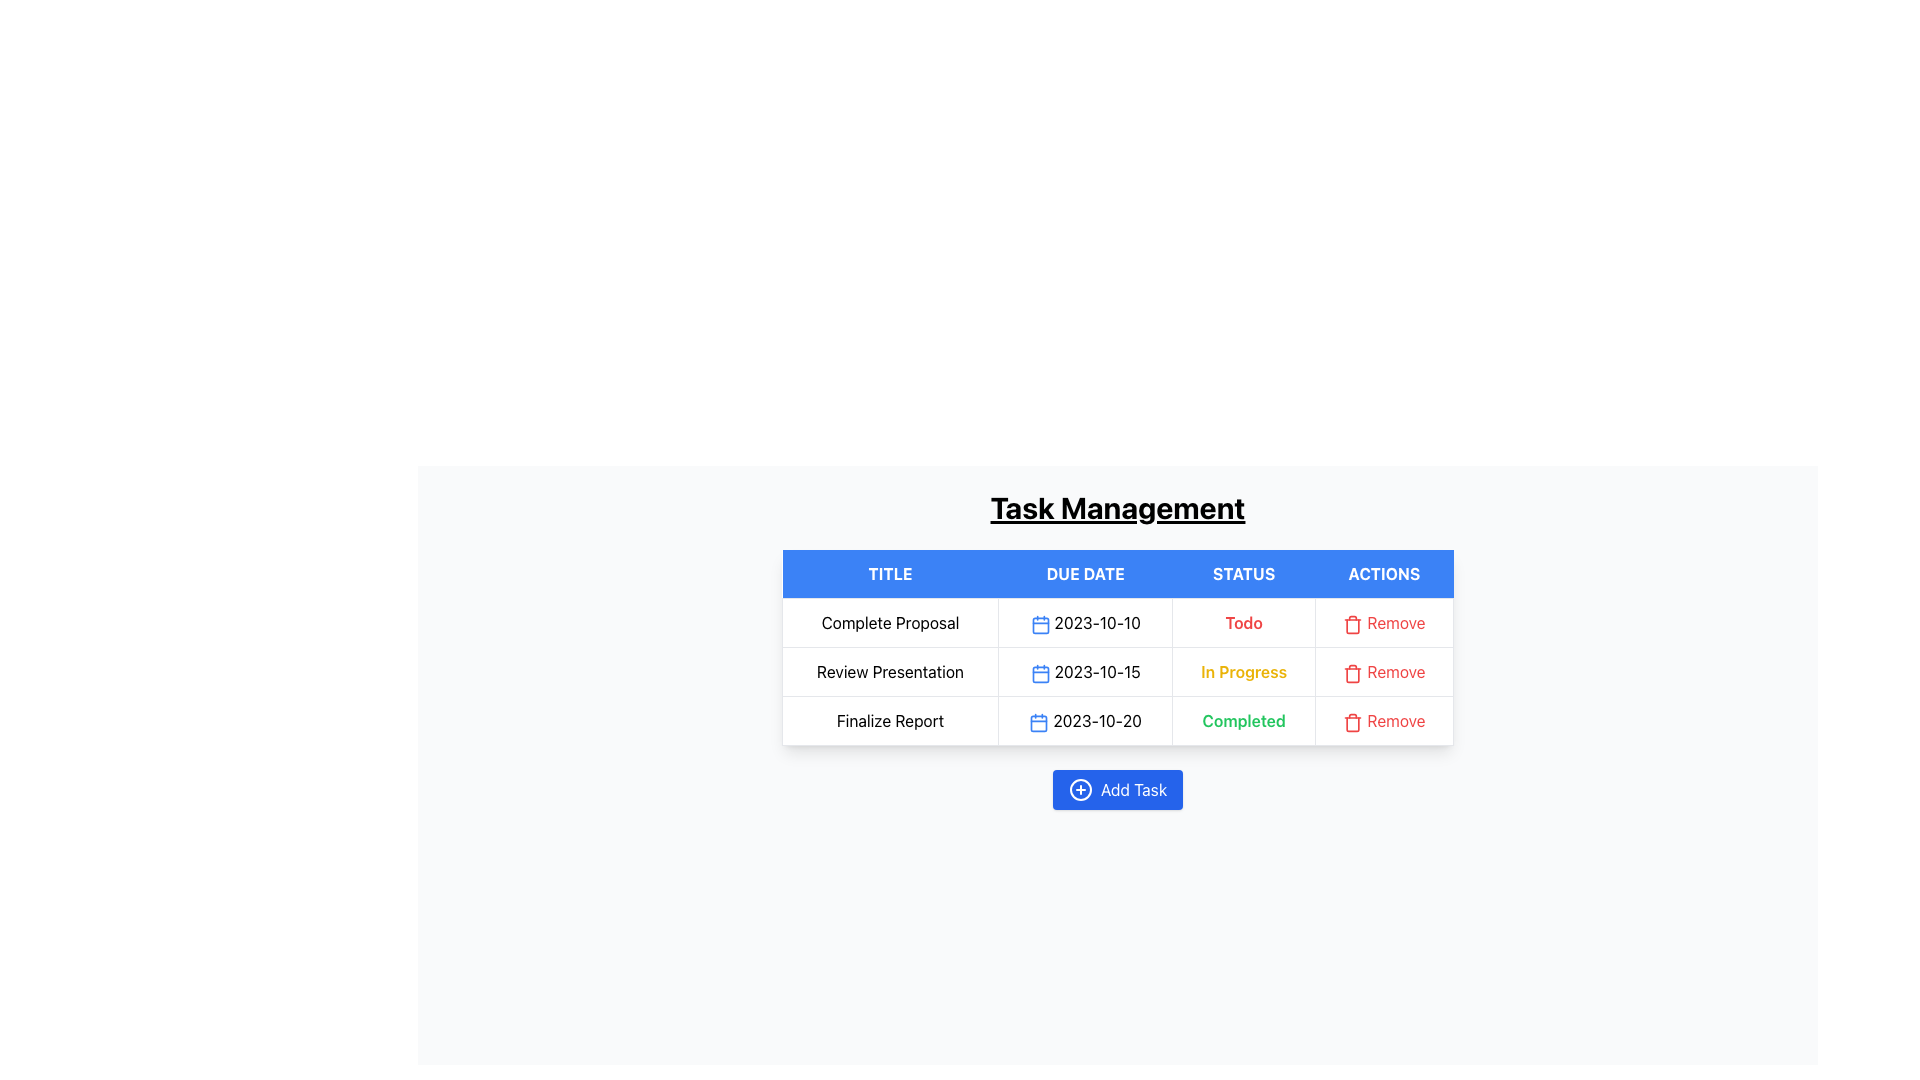  What do you see at coordinates (1117, 671) in the screenshot?
I see `the task entry in the task management system that is the second row in the table, displaying task information including title, due date, status, and an option to remove the task` at bounding box center [1117, 671].